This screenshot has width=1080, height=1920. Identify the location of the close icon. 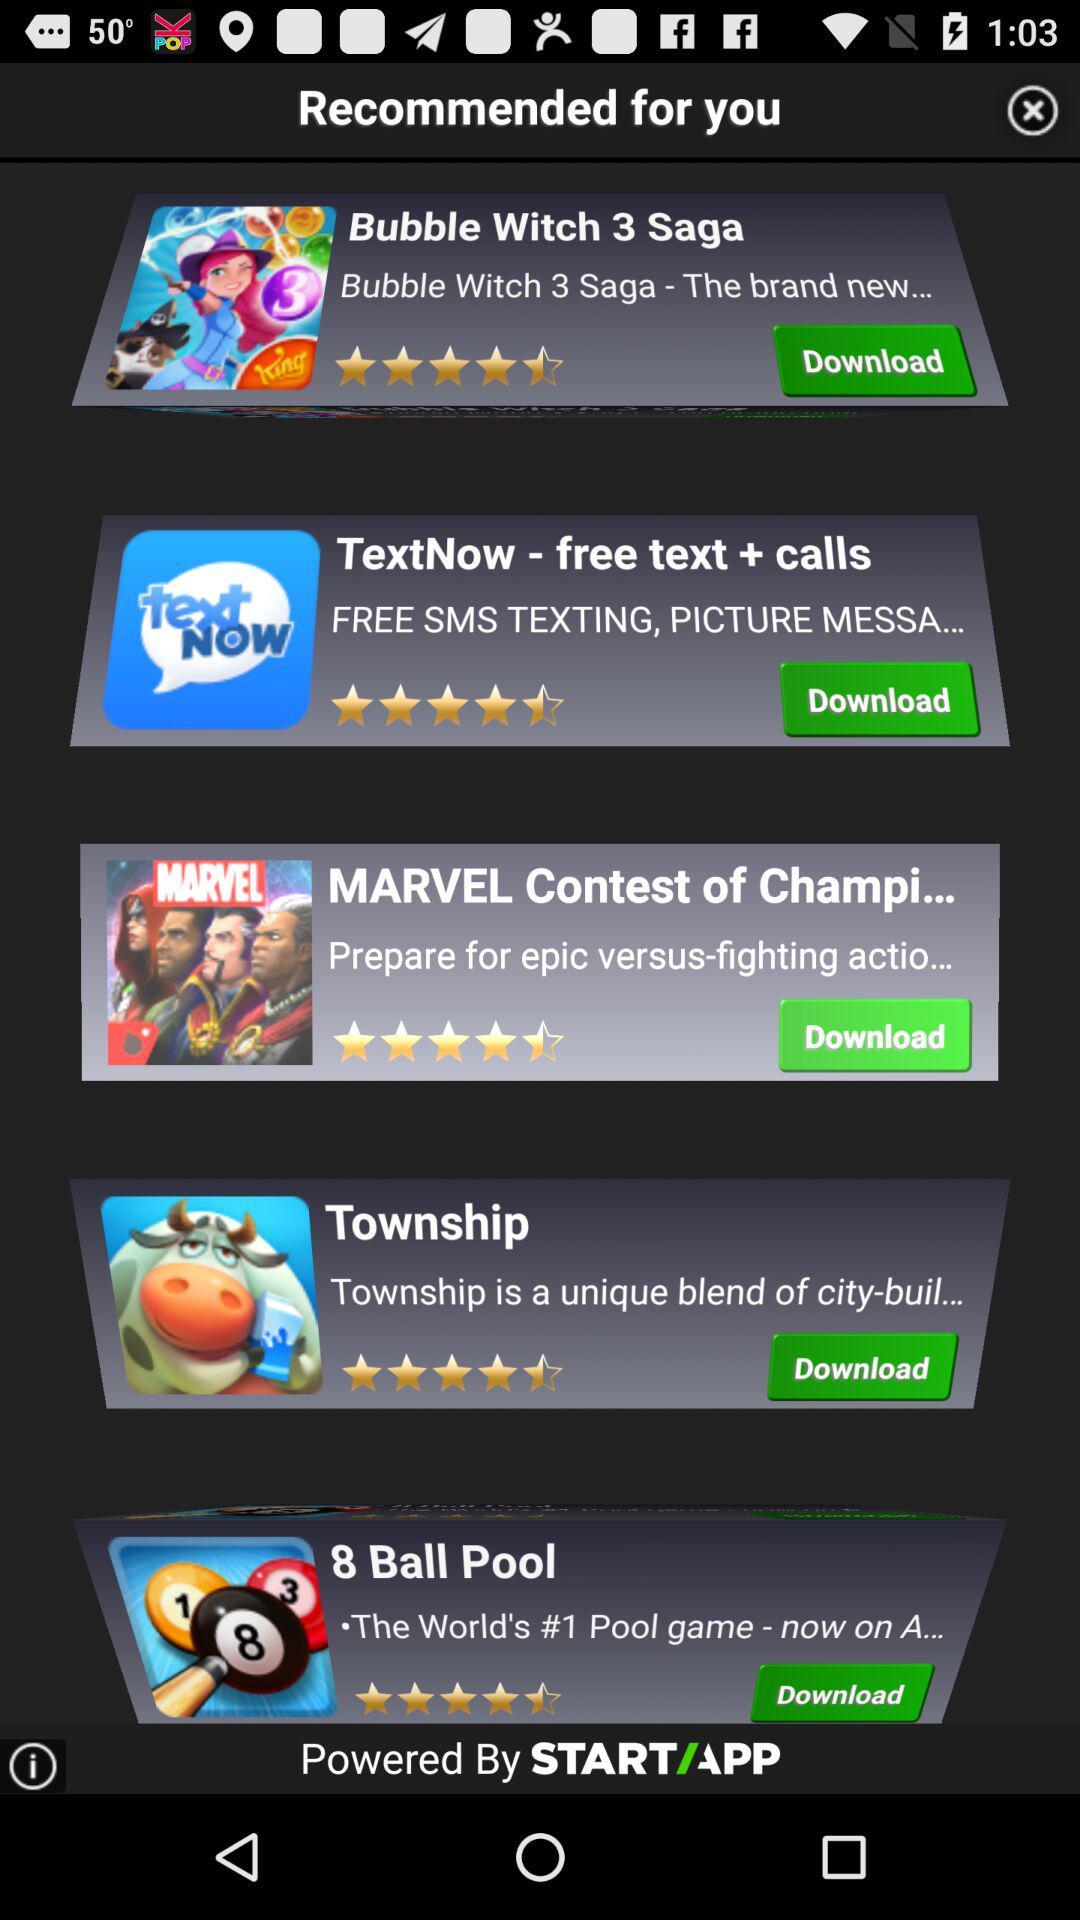
(1032, 117).